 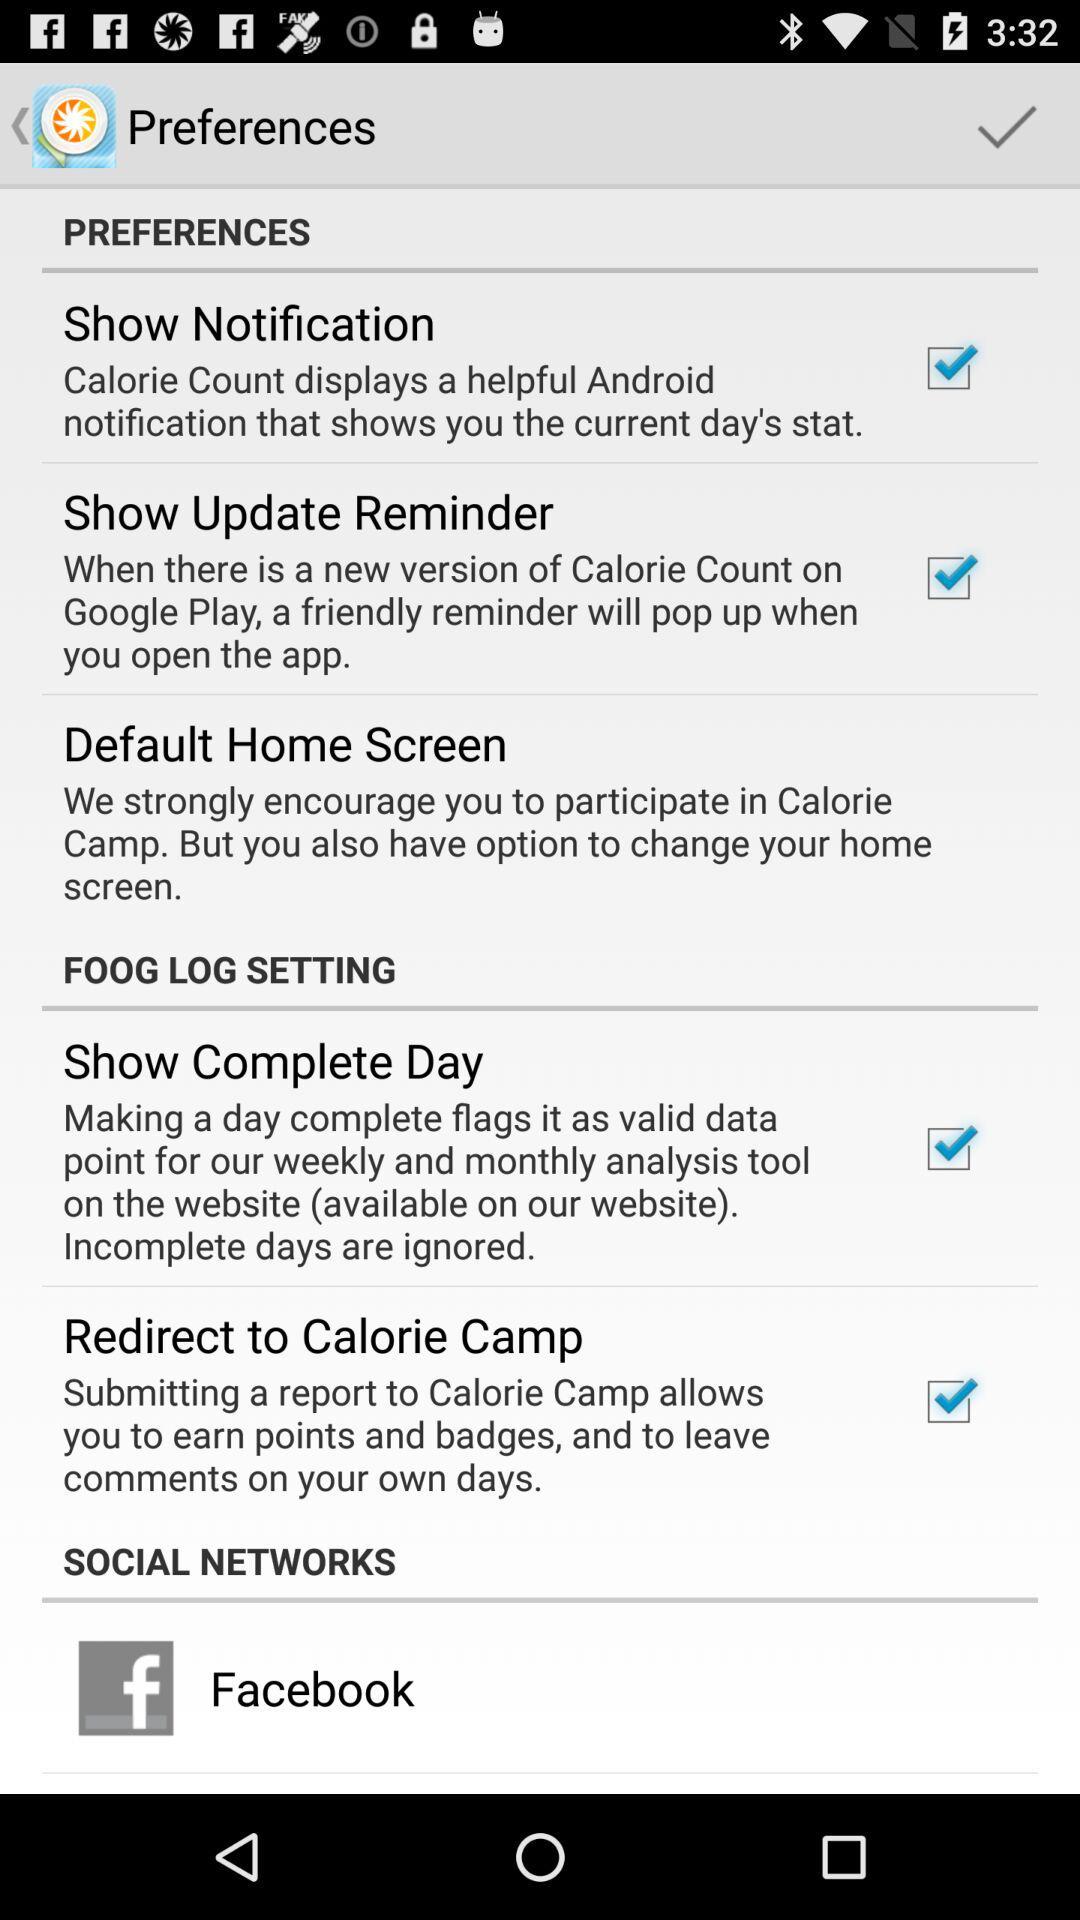 I want to click on the foog log setting icon, so click(x=540, y=969).